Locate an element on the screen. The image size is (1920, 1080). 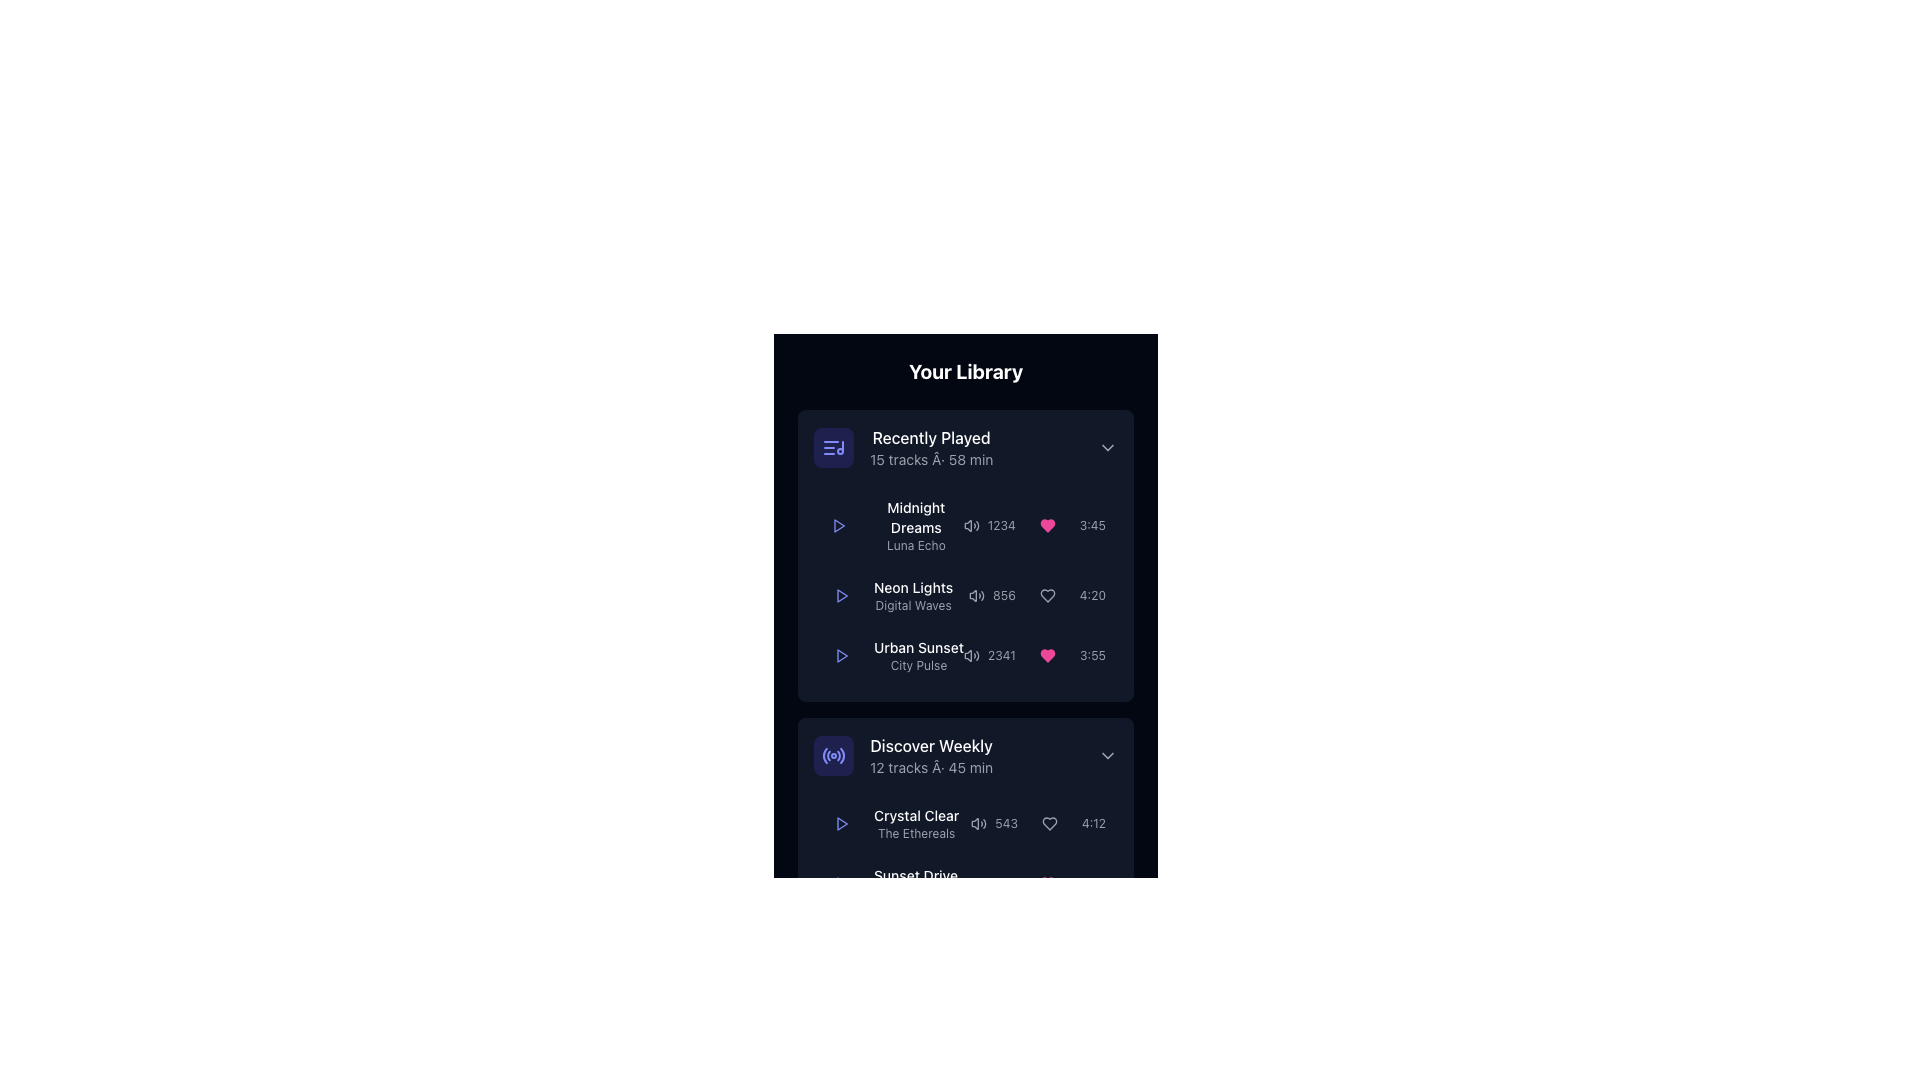
text content element displaying 'Neon Lights' and 'Digital Waves' in the 'Recently Played' section, which is the second entry in the list is located at coordinates (912, 595).